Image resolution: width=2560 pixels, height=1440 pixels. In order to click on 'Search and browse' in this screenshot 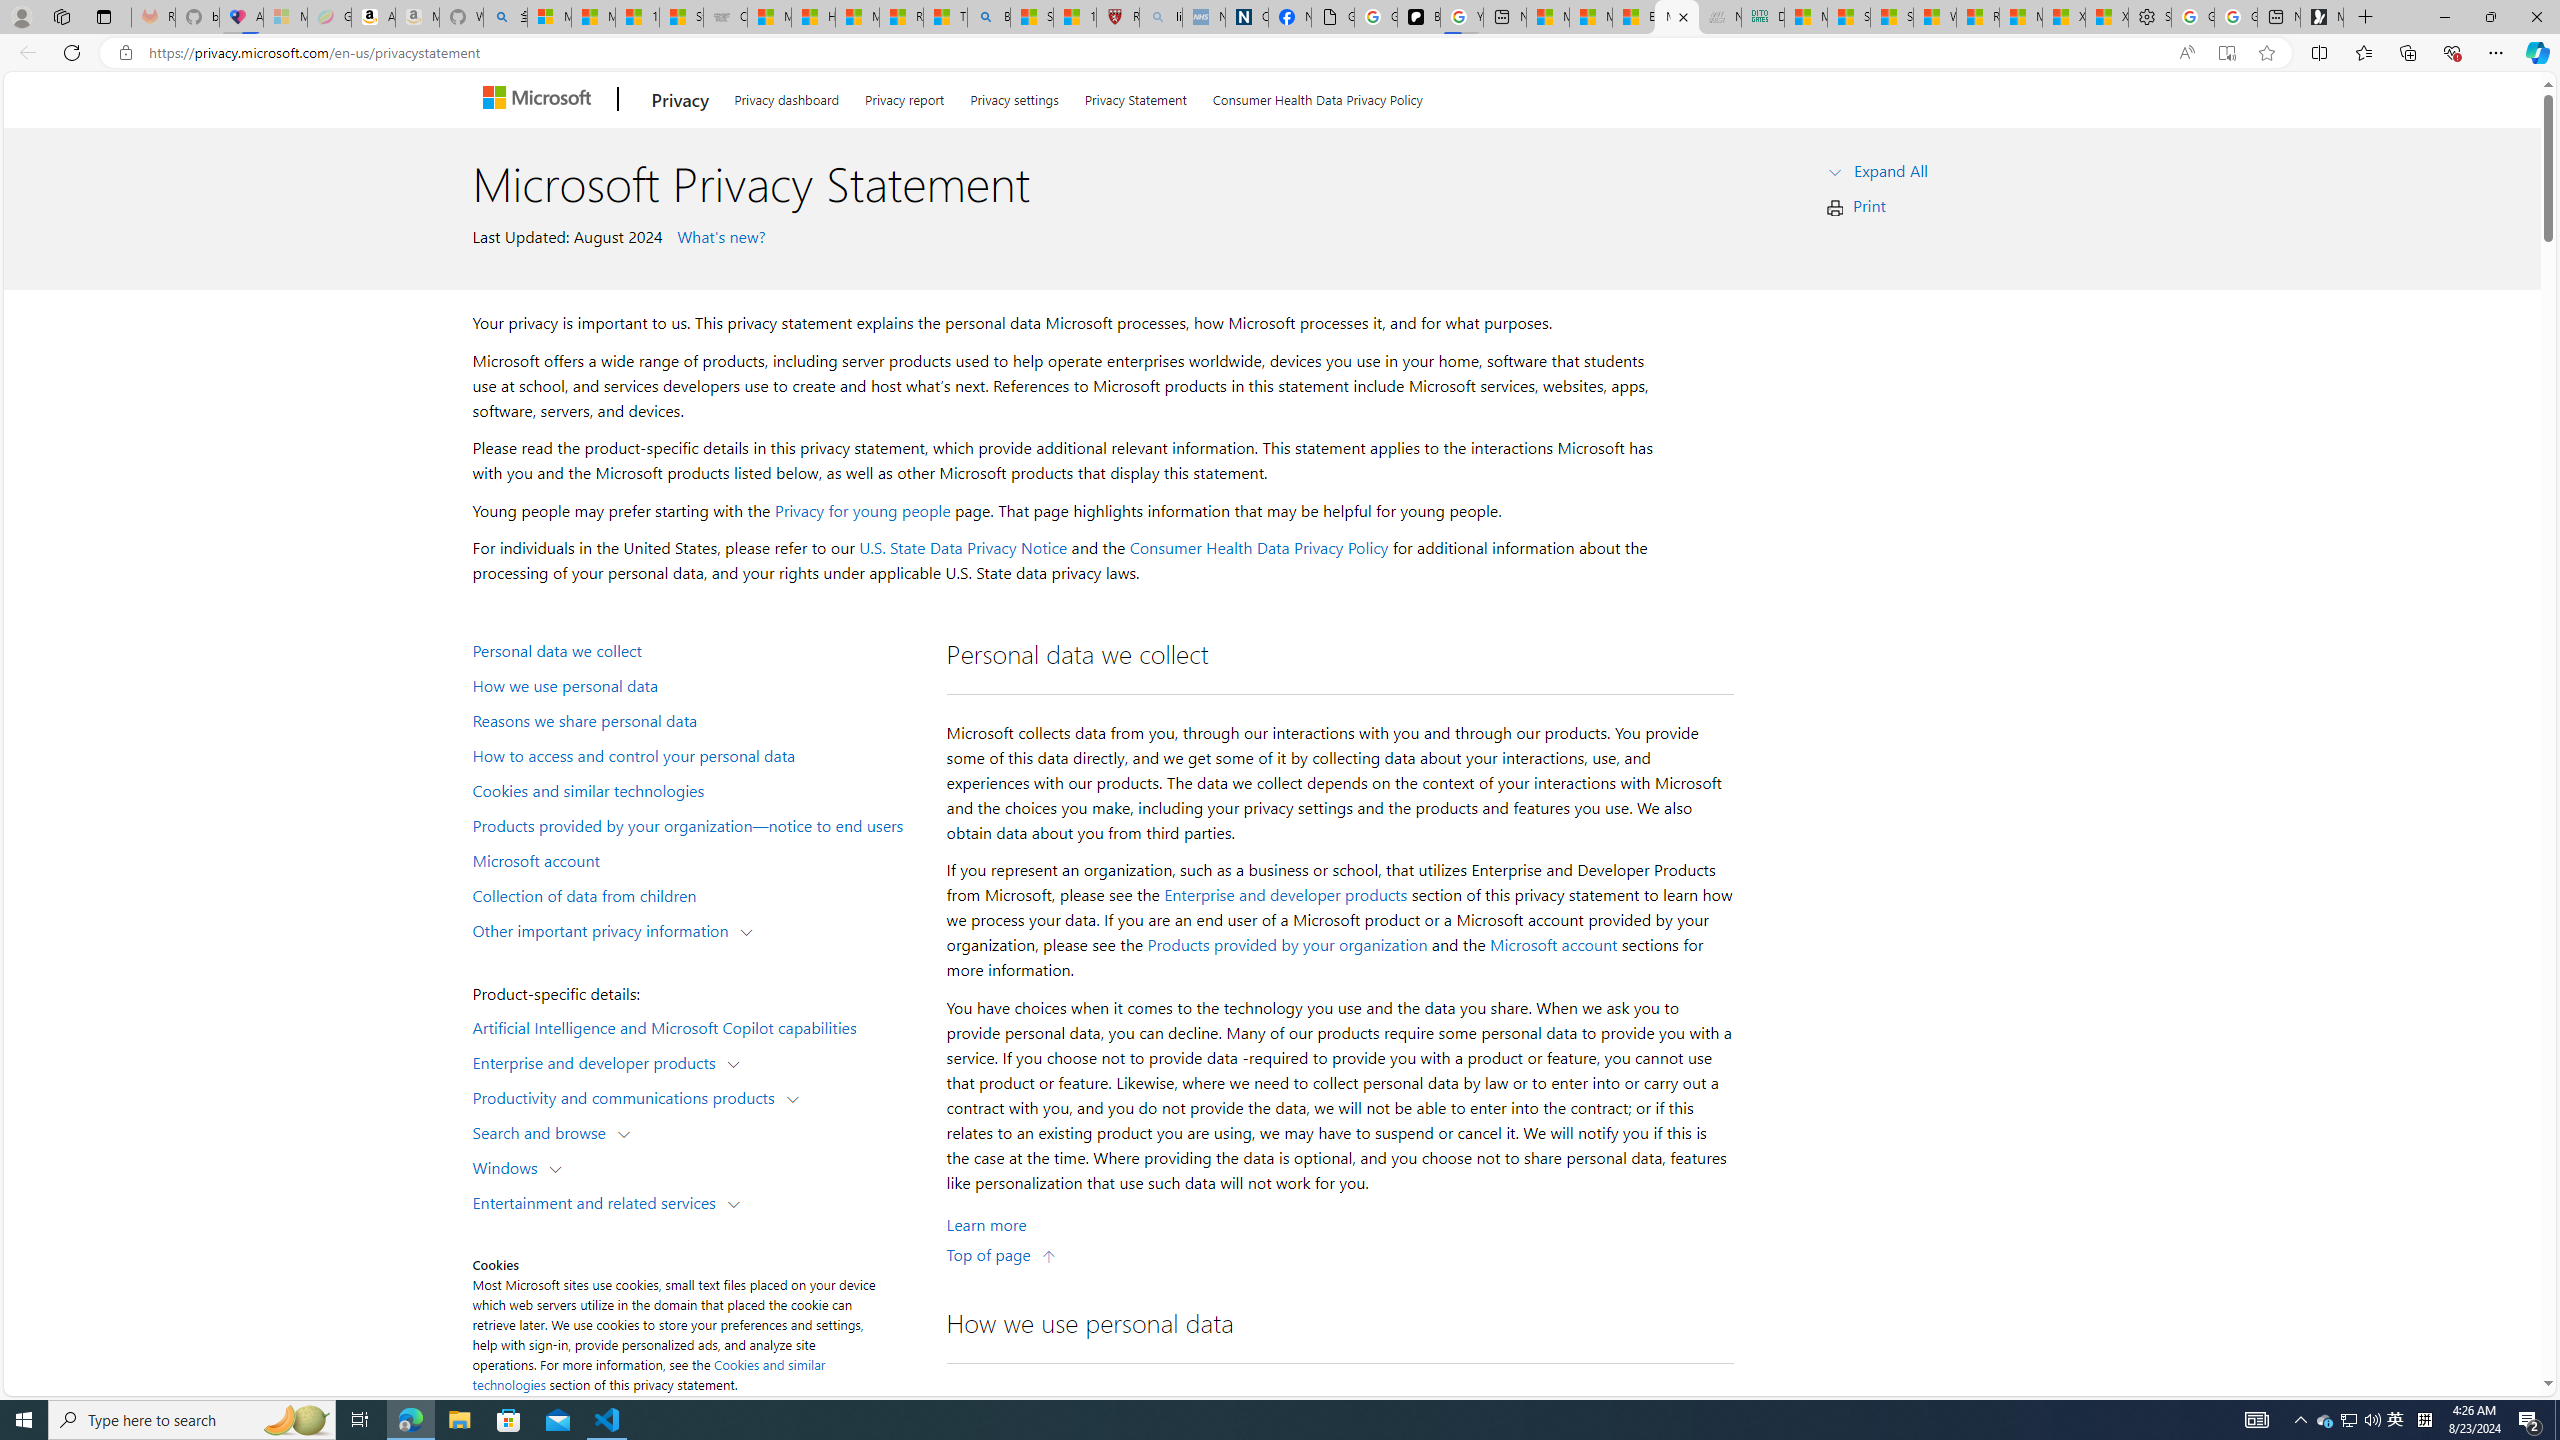, I will do `click(543, 1130)`.